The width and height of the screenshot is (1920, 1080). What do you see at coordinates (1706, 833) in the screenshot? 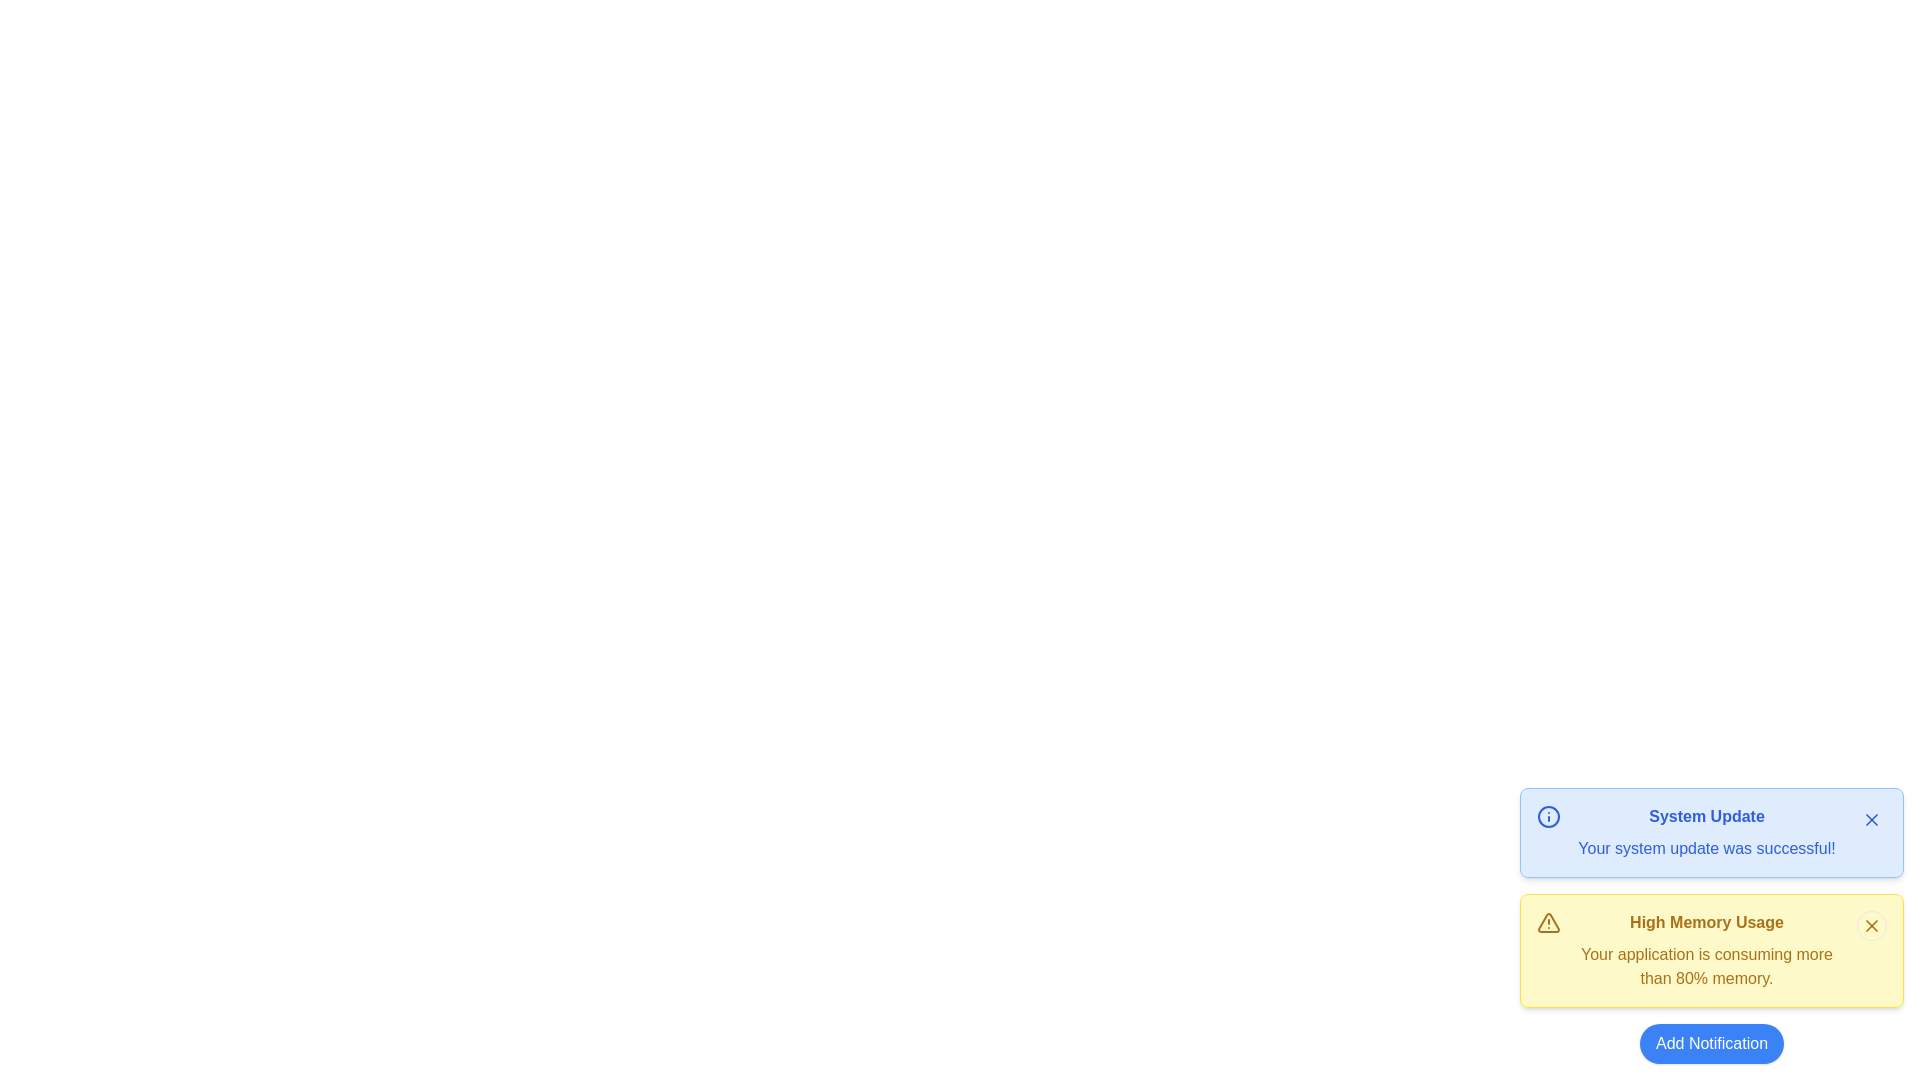
I see `the text block that displays 'System Update' in bold blue text and 'Your system update was successful!' in regular text, located in the blue notification card at the top of the alert section` at bounding box center [1706, 833].